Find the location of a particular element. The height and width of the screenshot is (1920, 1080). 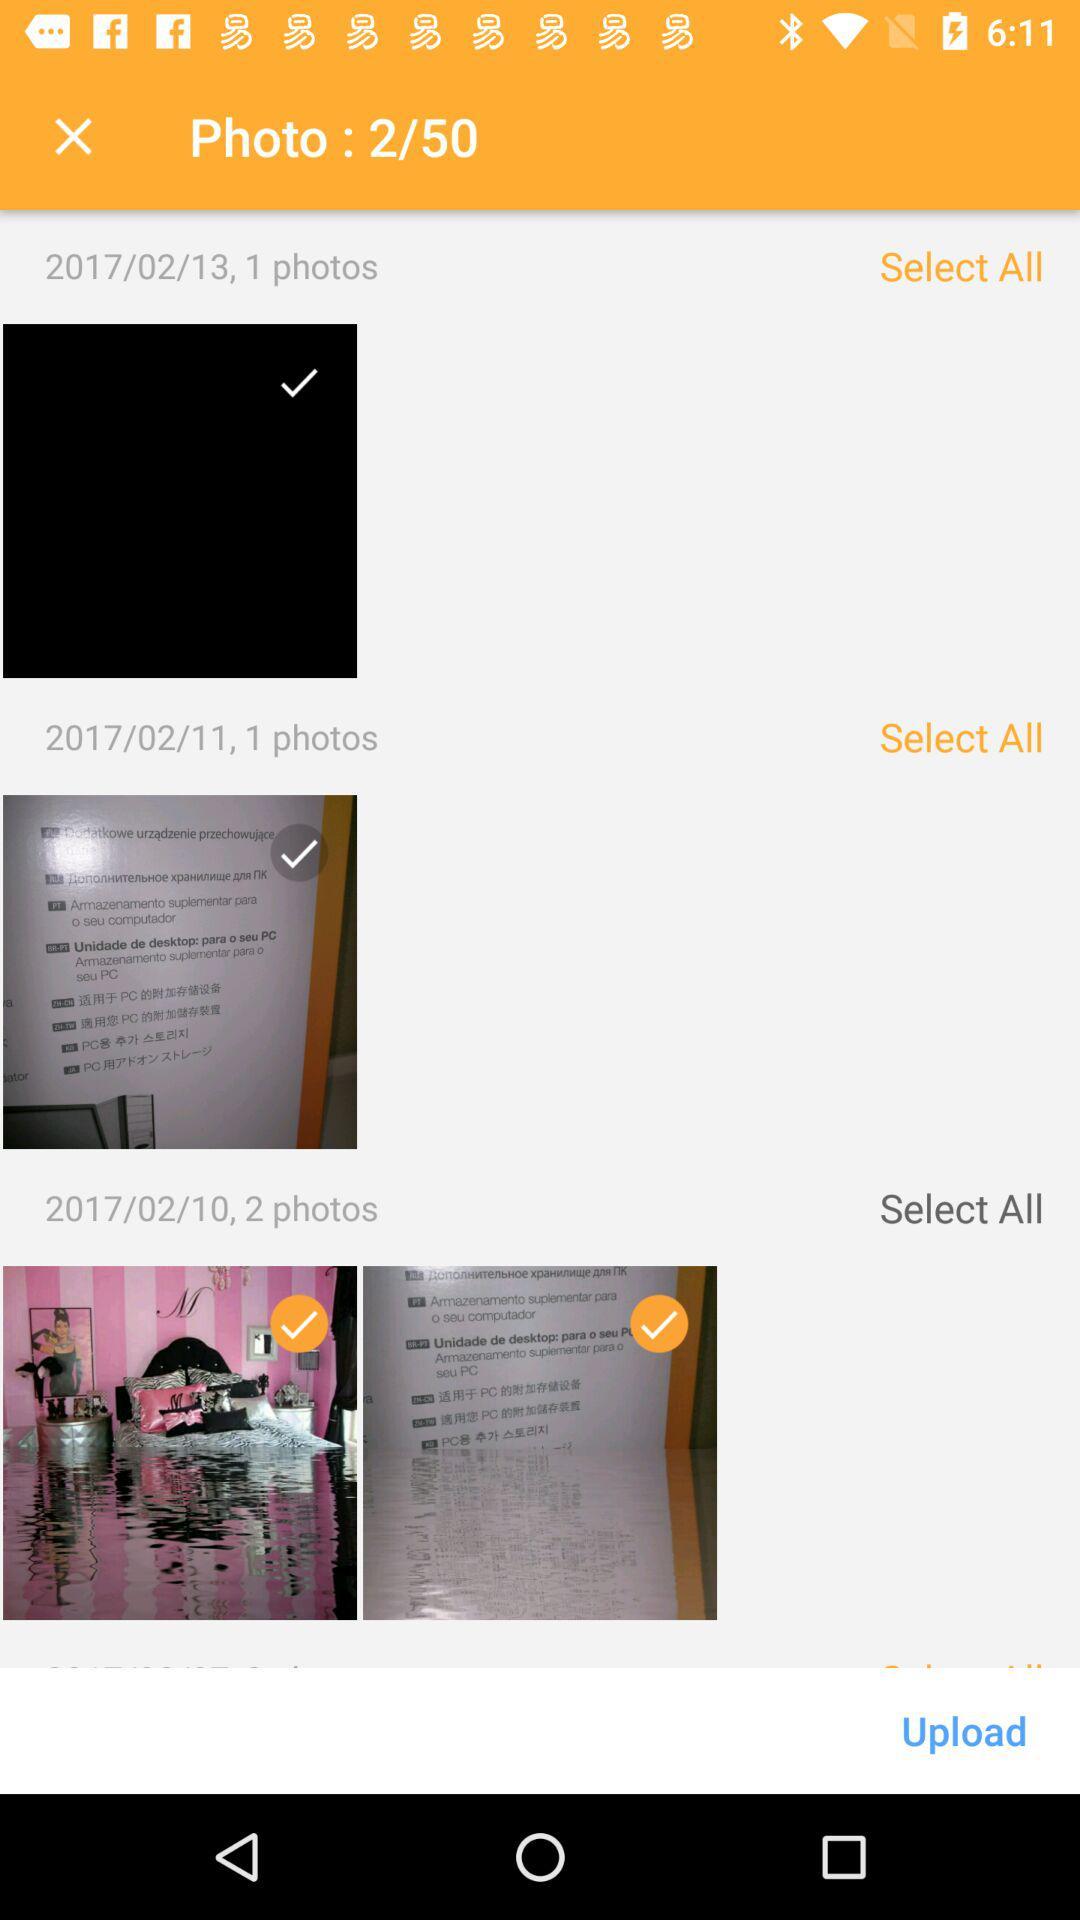

the picture which is beside the pink colour picture is located at coordinates (540, 1443).